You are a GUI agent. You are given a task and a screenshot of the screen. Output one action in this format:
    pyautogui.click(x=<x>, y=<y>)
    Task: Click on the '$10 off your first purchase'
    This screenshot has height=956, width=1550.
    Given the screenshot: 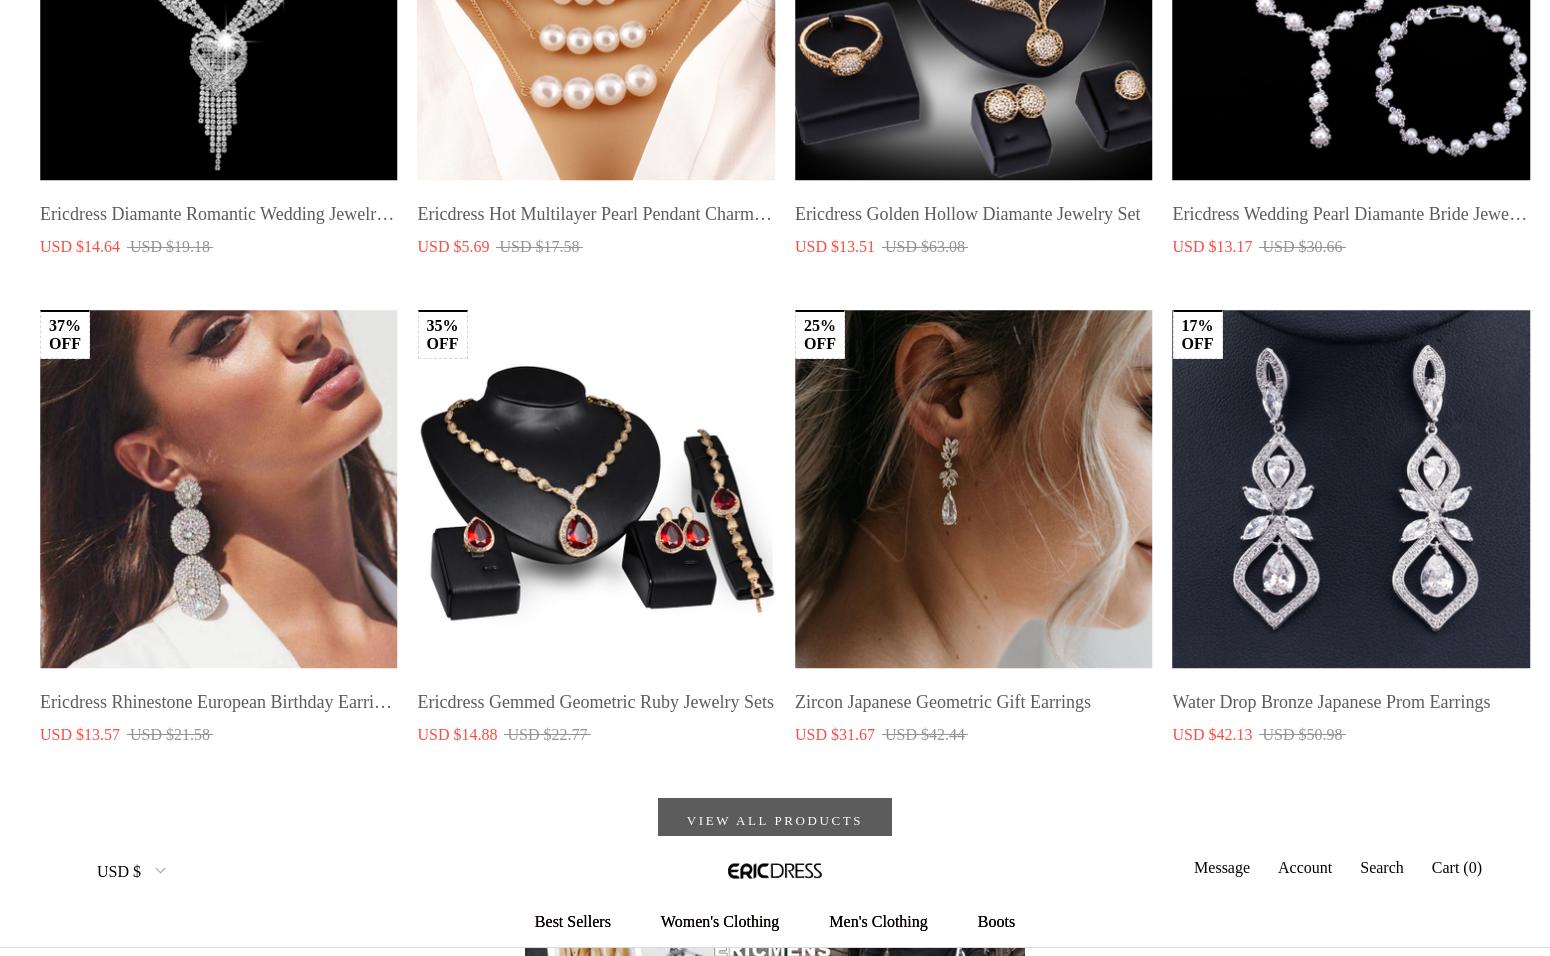 What is the action you would take?
    pyautogui.click(x=1349, y=671)
    